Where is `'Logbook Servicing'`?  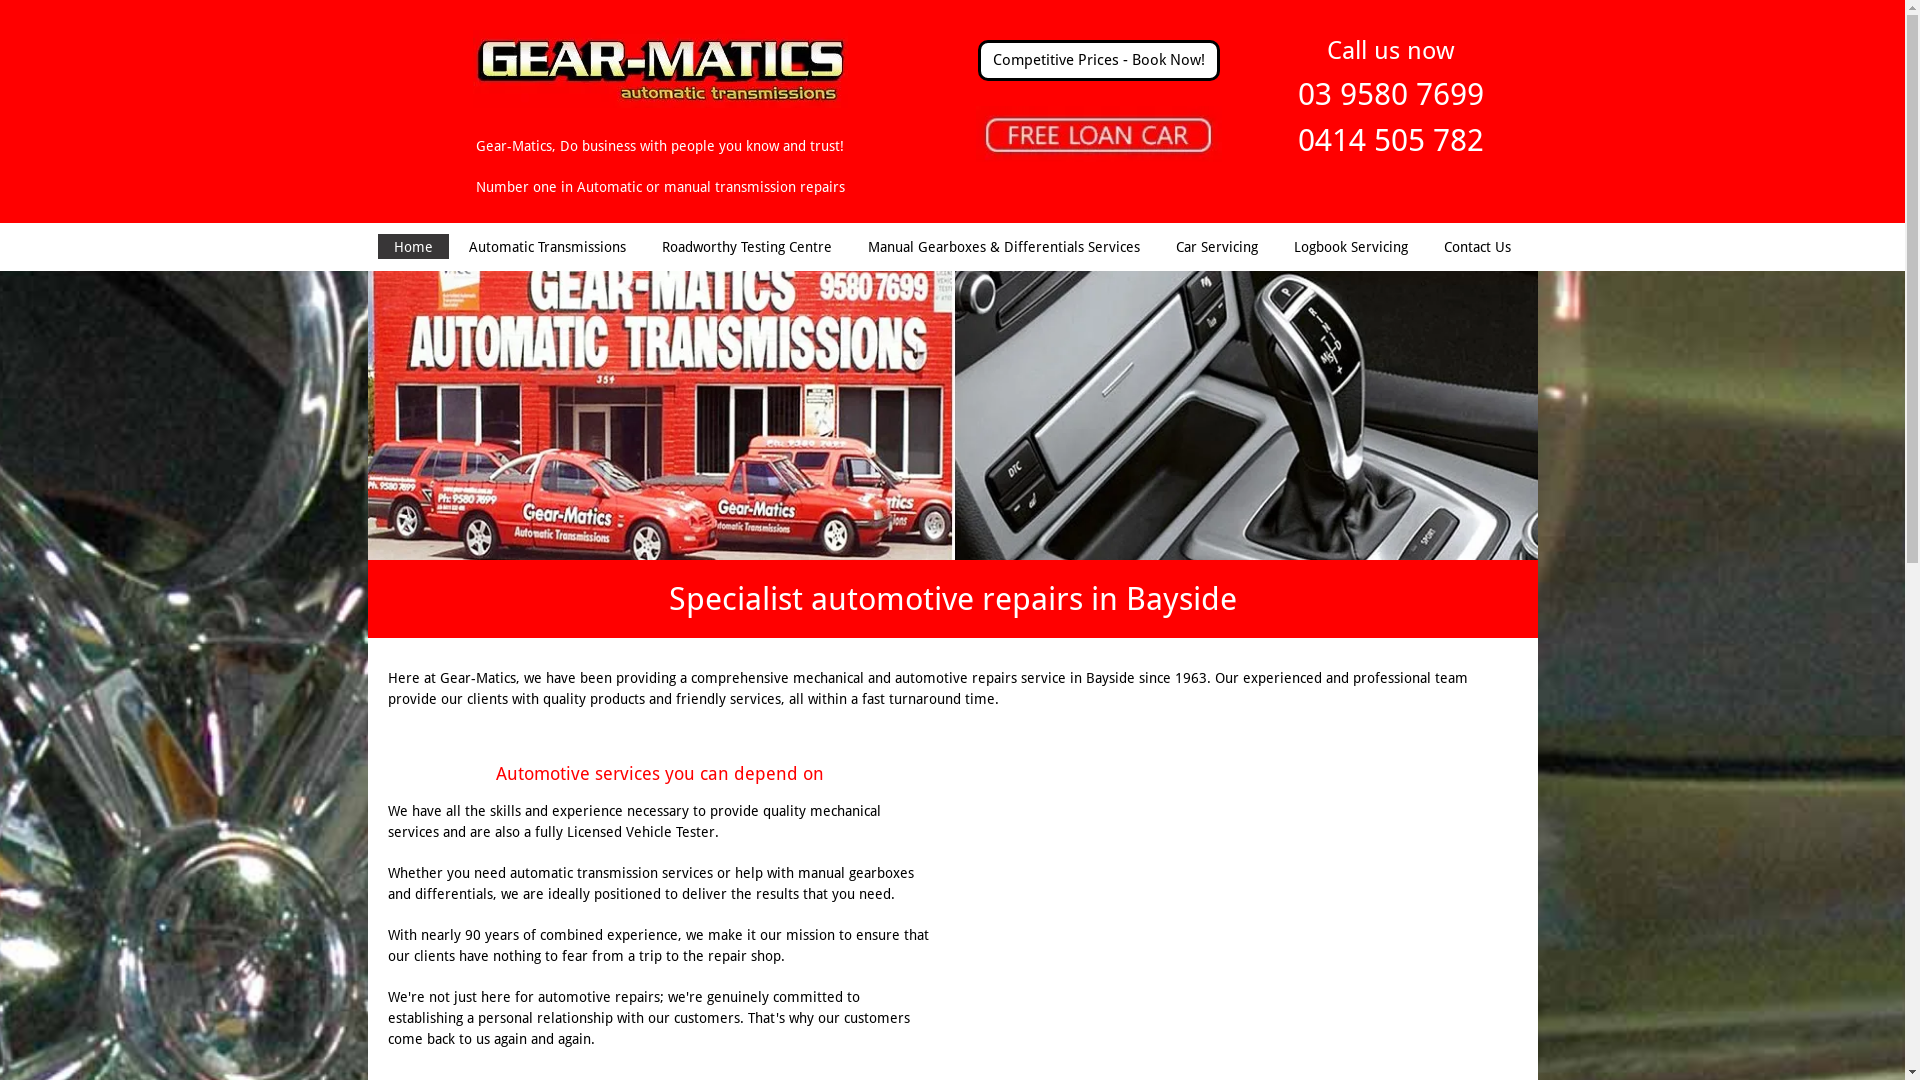
'Logbook Servicing' is located at coordinates (1350, 245).